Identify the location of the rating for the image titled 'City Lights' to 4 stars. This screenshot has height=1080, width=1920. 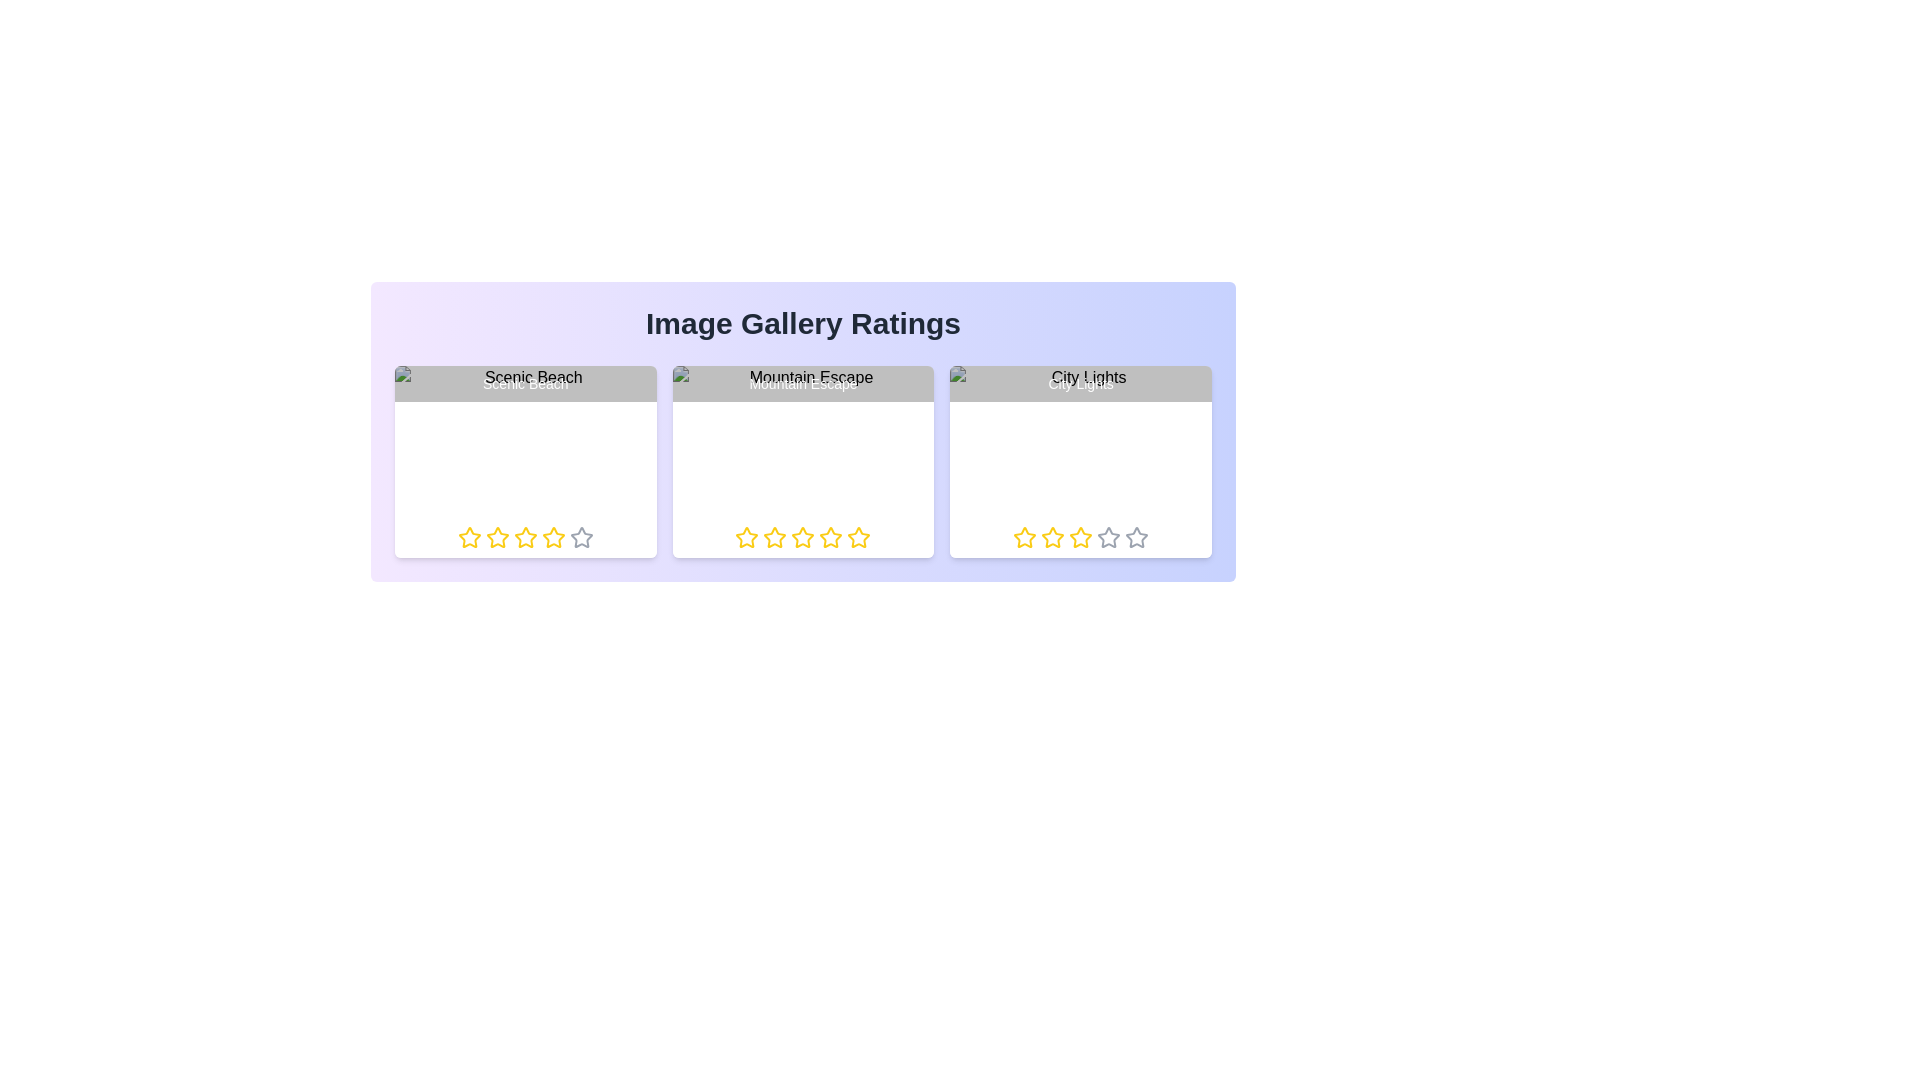
(1096, 536).